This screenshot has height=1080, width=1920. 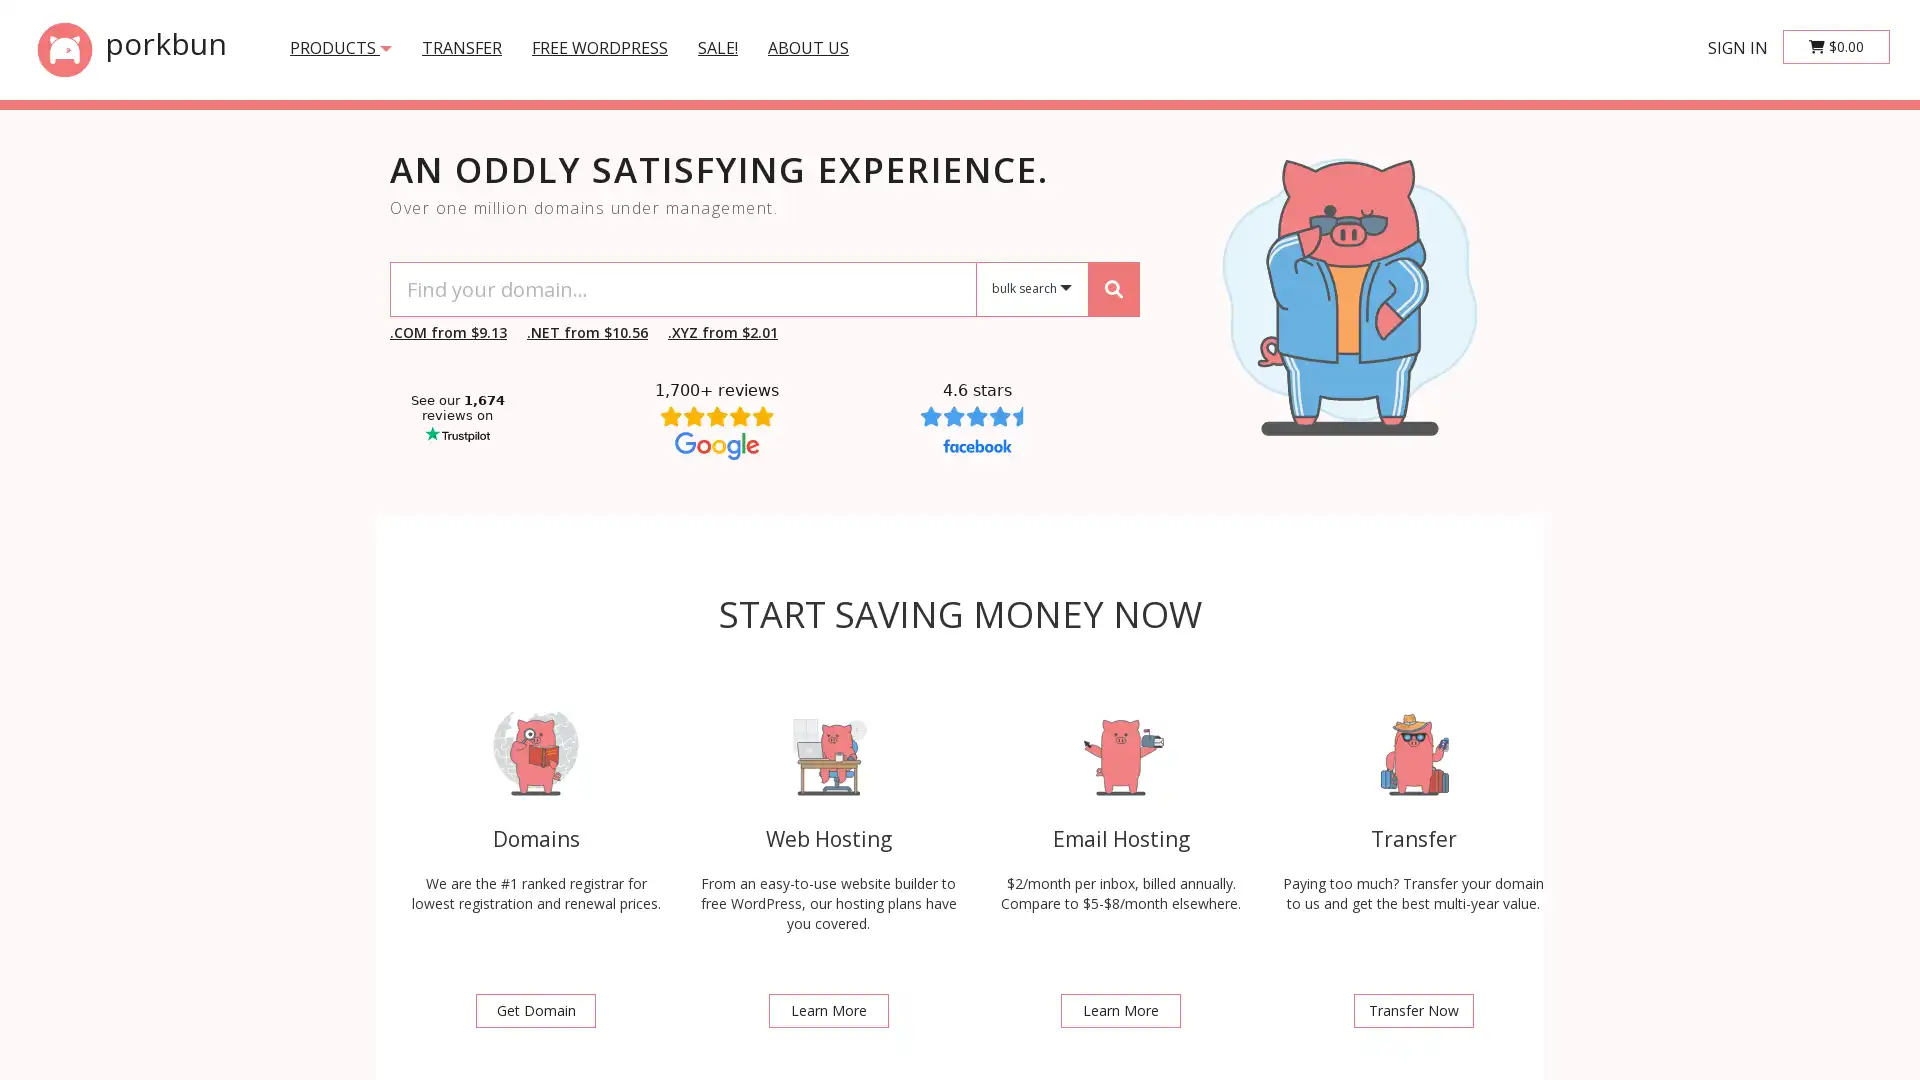 What do you see at coordinates (1112, 288) in the screenshot?
I see `submit search` at bounding box center [1112, 288].